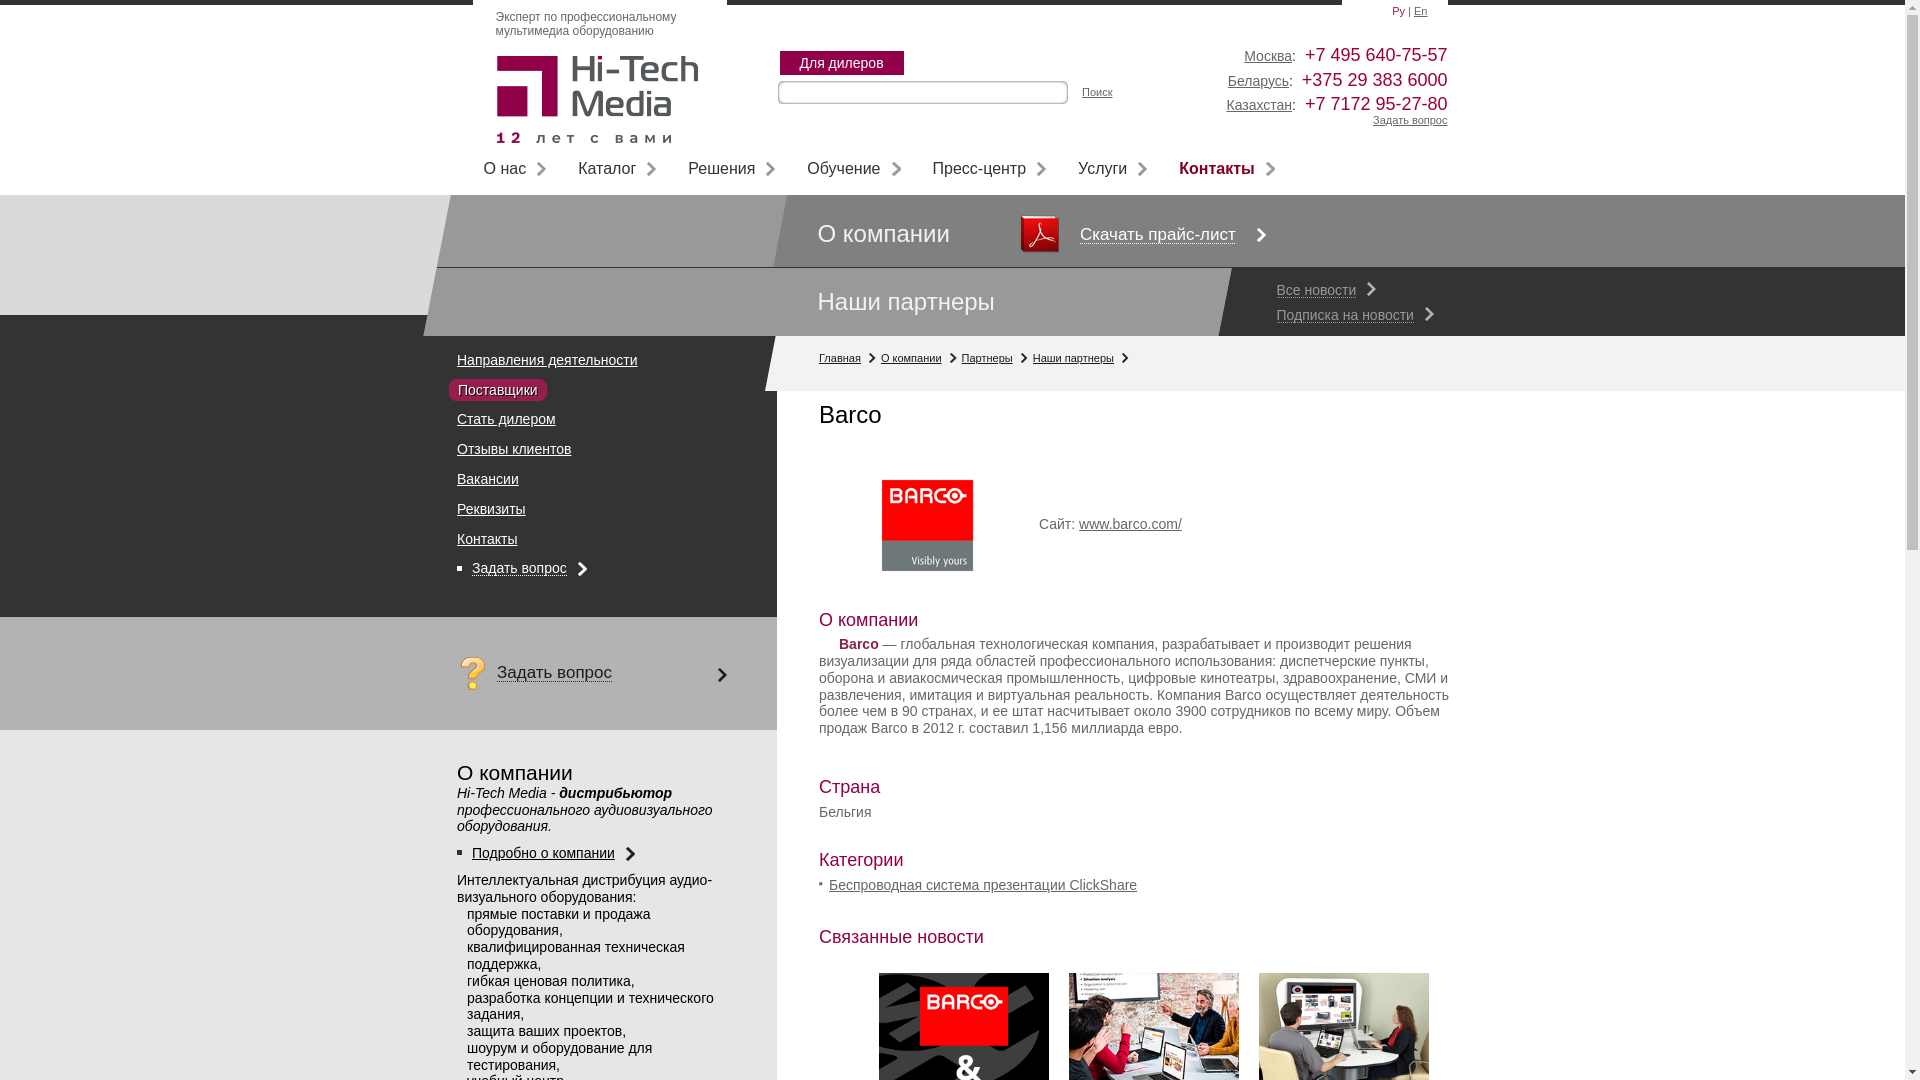 This screenshot has width=1920, height=1080. What do you see at coordinates (1373, 79) in the screenshot?
I see `'+375 29 383 6000'` at bounding box center [1373, 79].